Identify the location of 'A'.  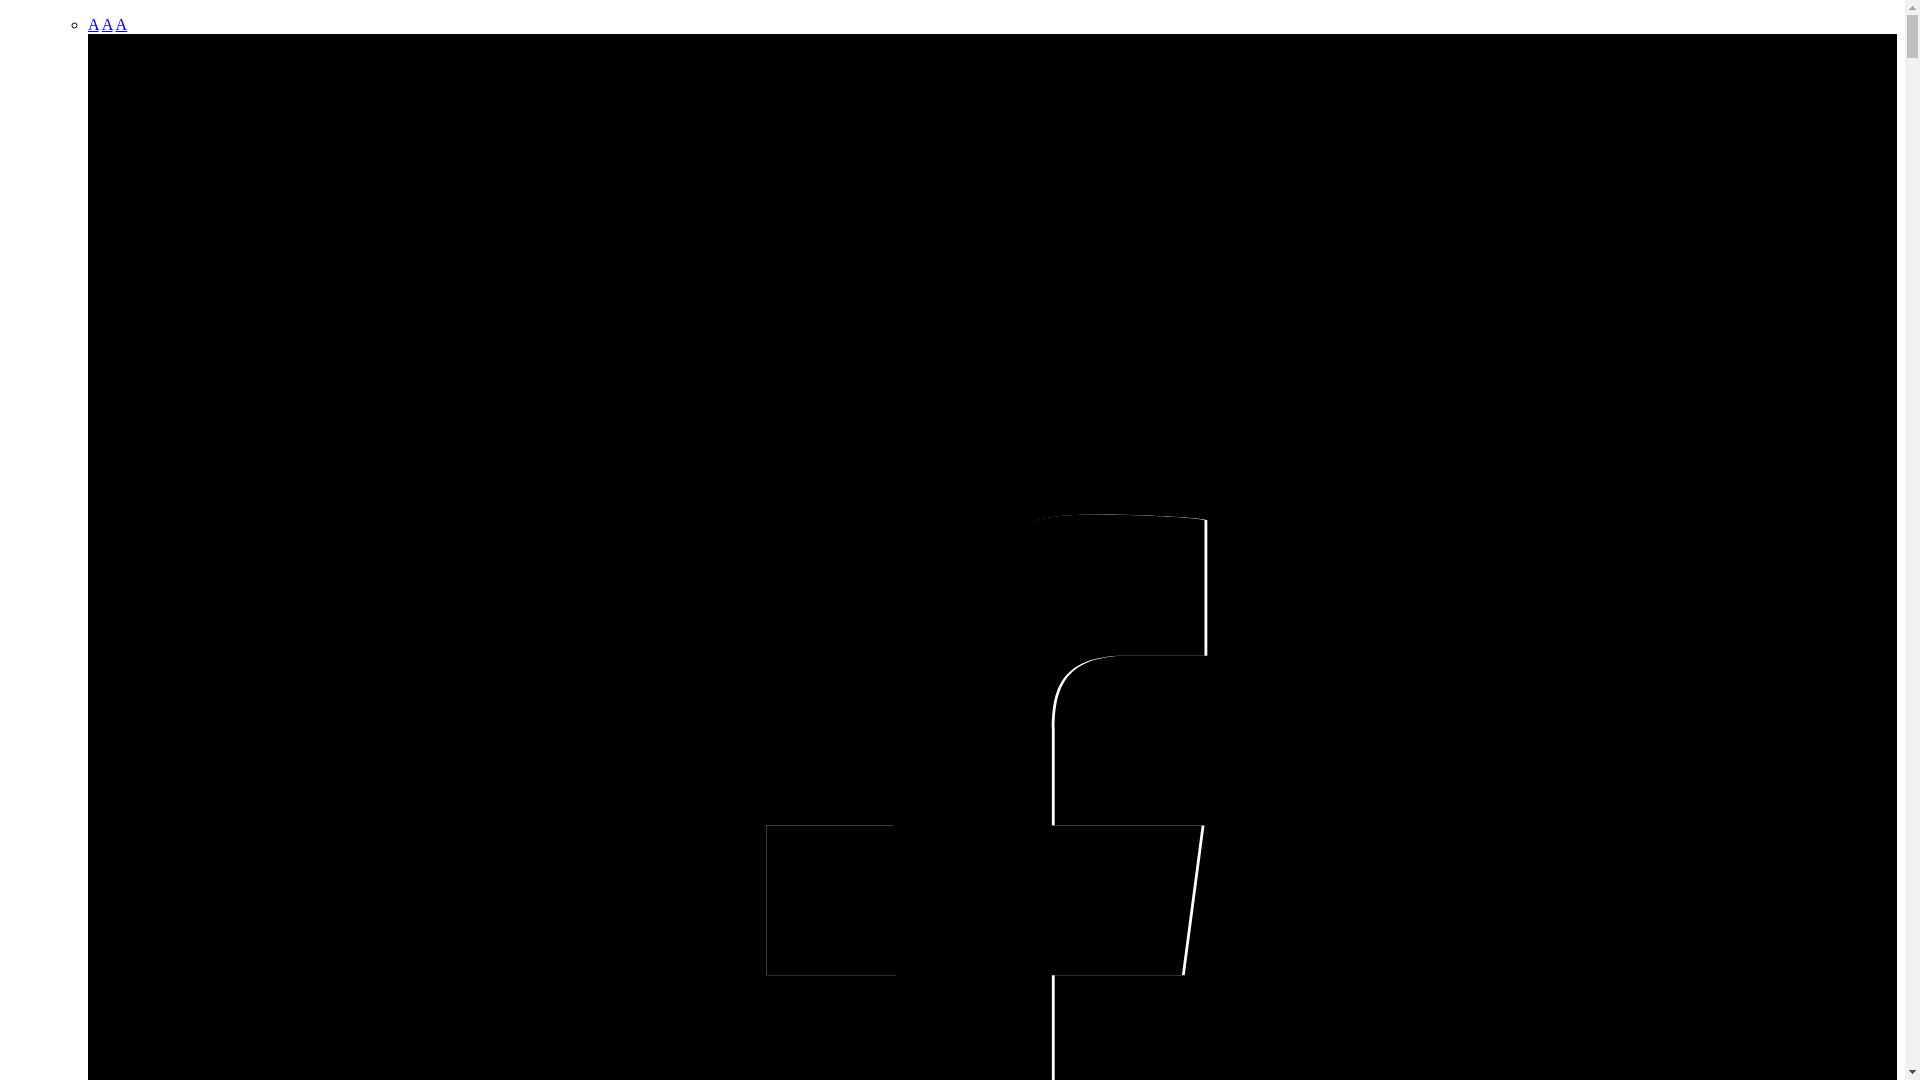
(106, 24).